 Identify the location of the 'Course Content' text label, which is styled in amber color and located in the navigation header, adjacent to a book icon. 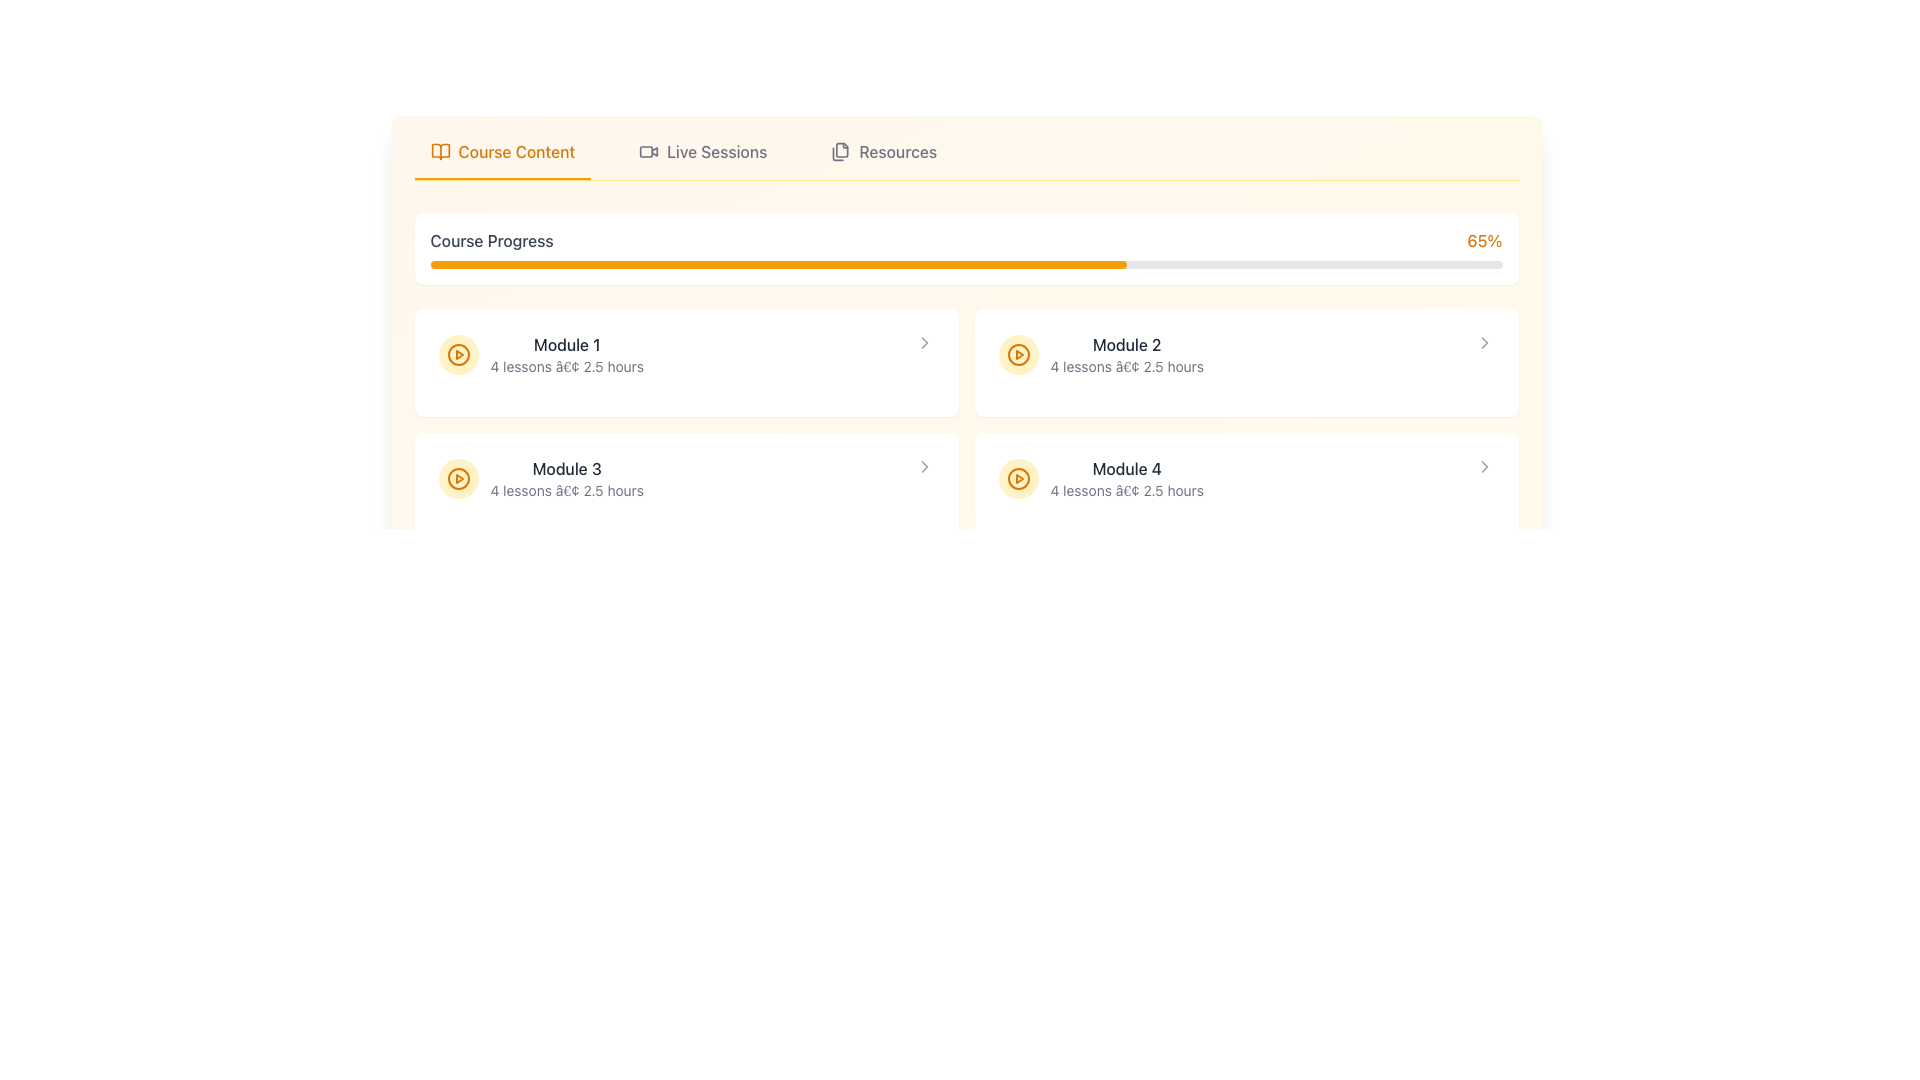
(516, 150).